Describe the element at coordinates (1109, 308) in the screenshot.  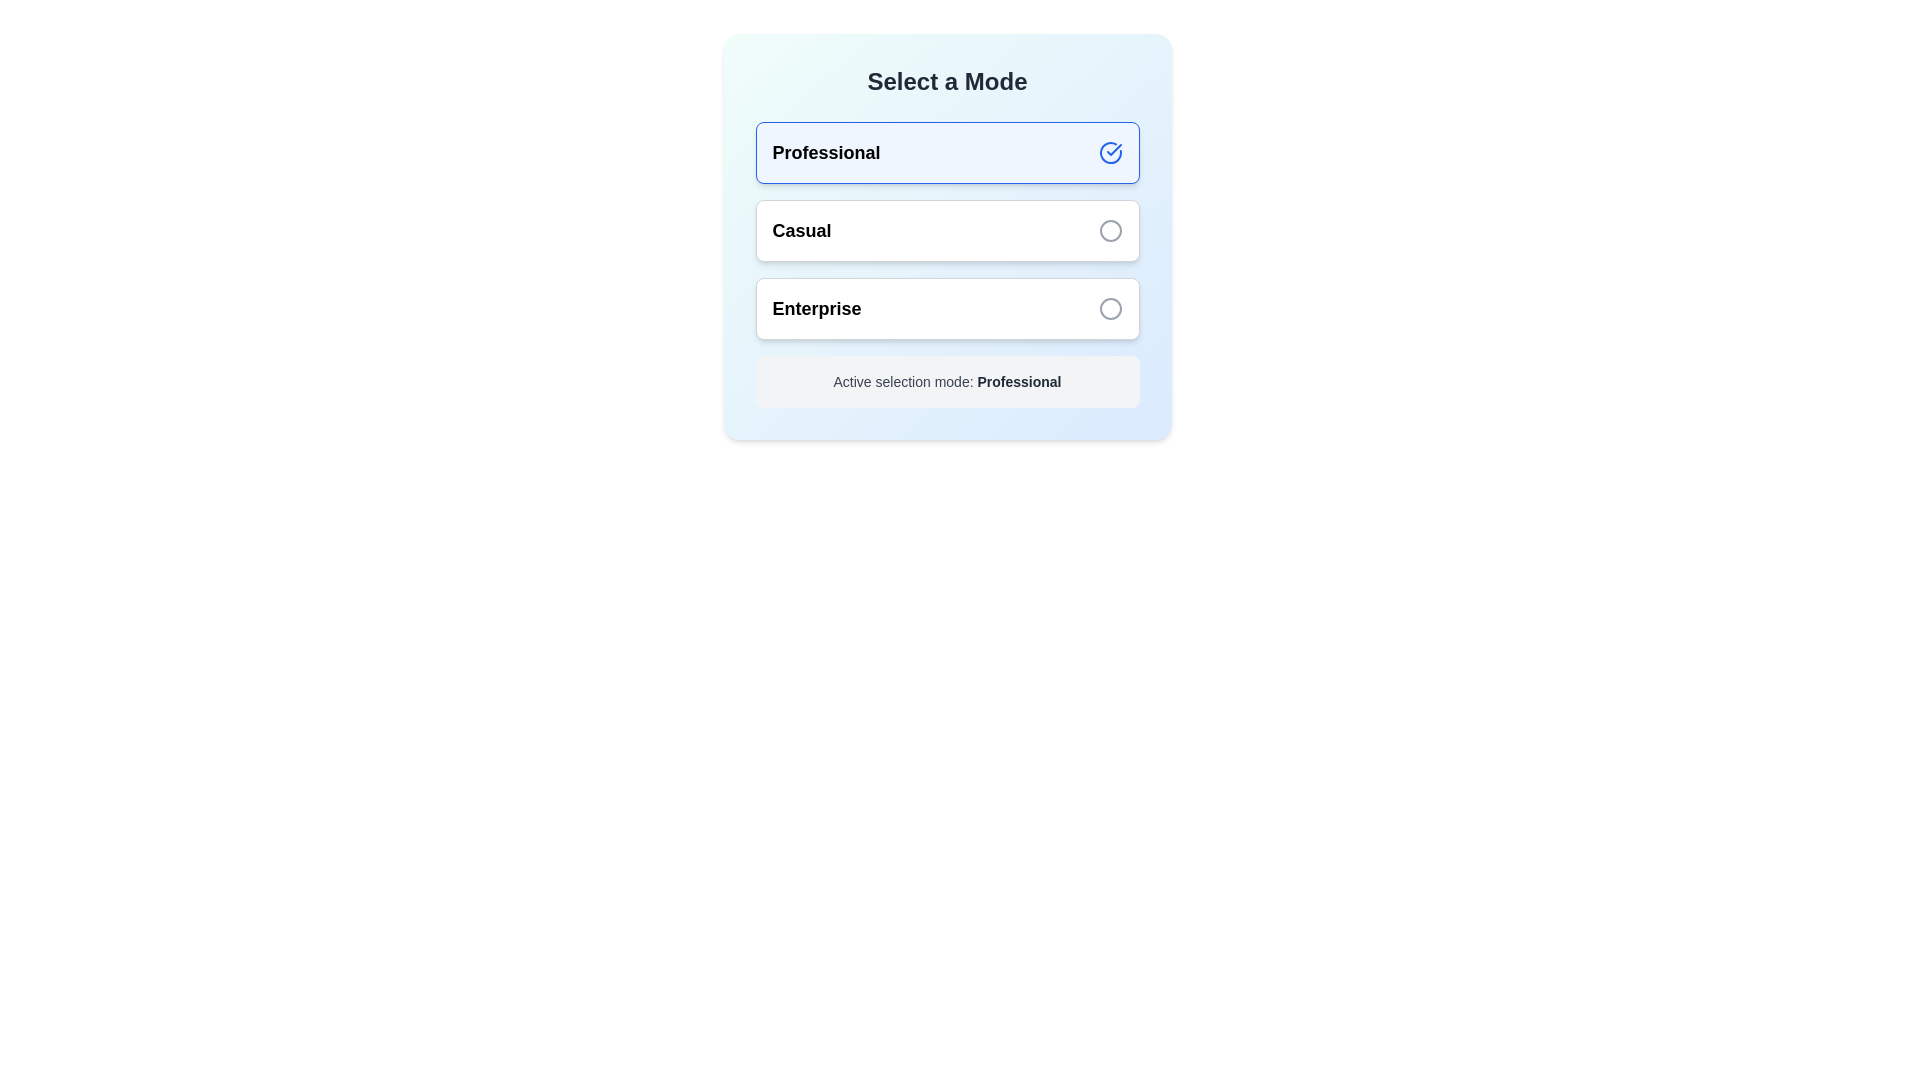
I see `the circular radio button in an unselected state located in the 'Enterprise' option row` at that location.